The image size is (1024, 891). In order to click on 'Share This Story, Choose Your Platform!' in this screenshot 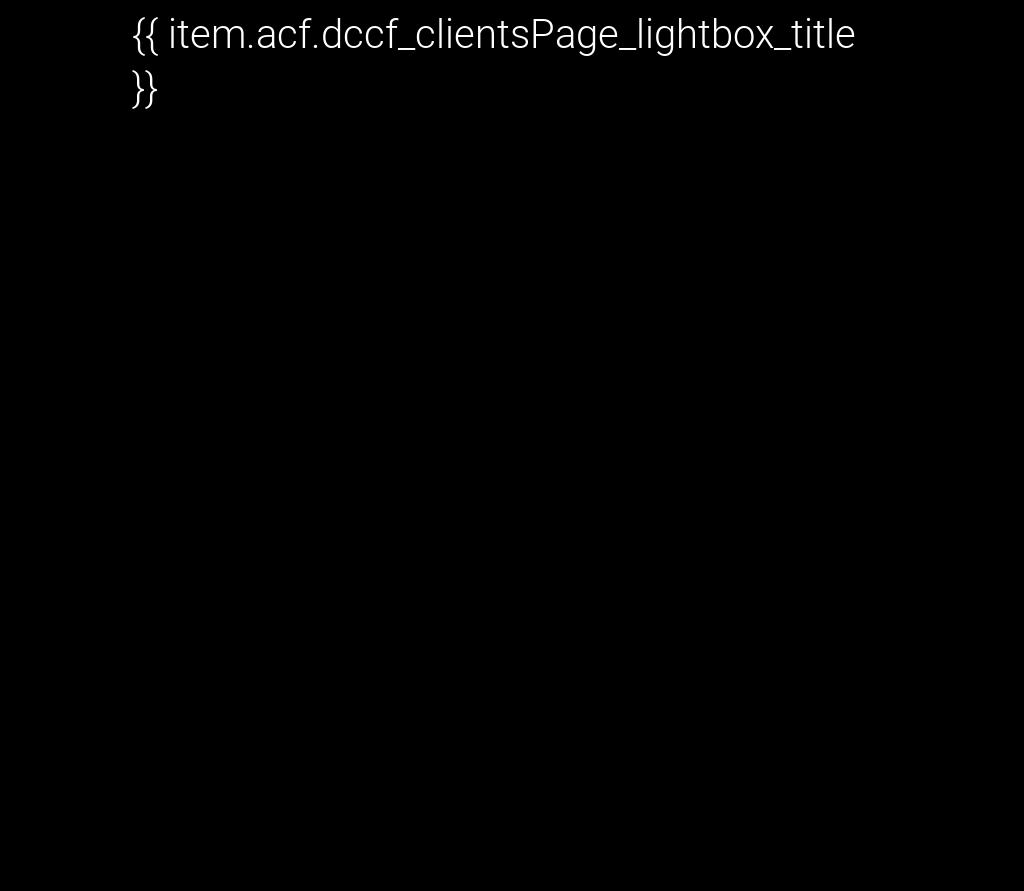, I will do `click(311, 600)`.